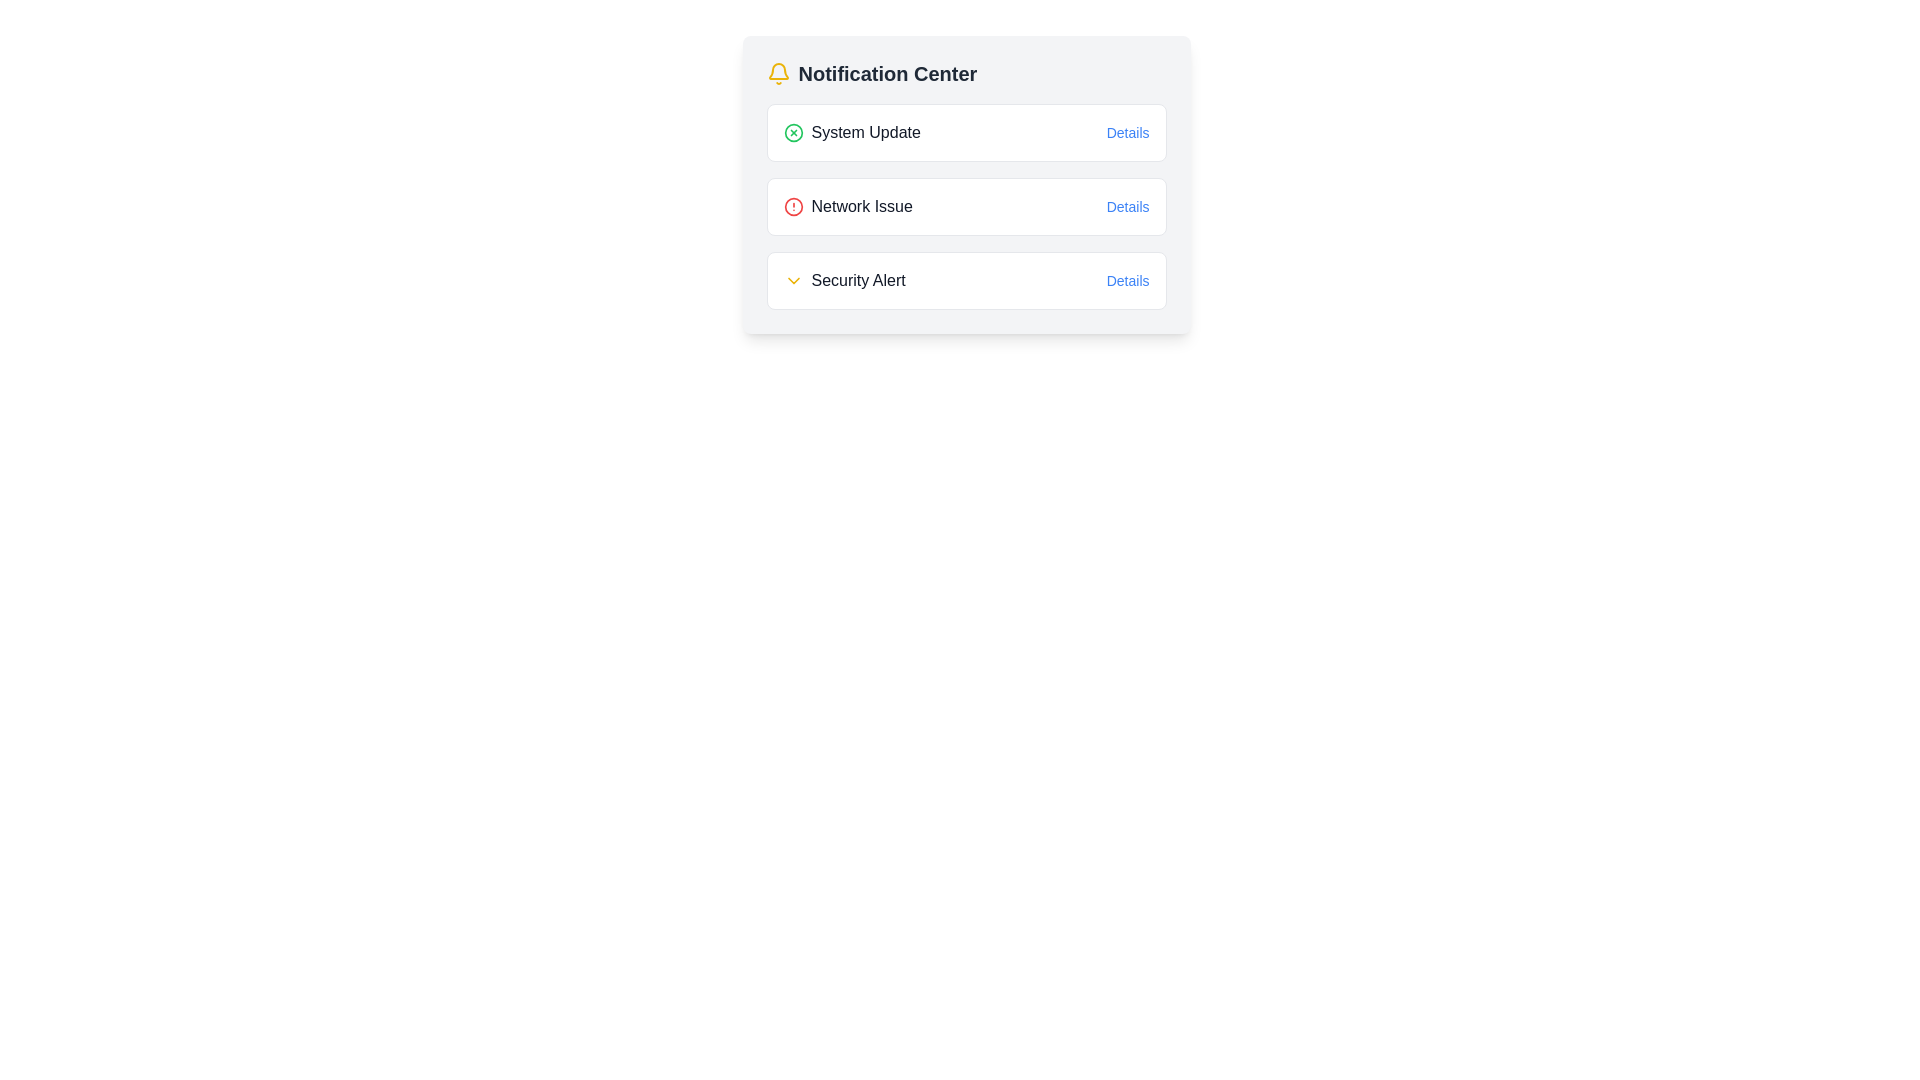 The height and width of the screenshot is (1080, 1920). Describe the element at coordinates (858, 281) in the screenshot. I see `the 'Security Alert' text label in the Notification Center, which is the third item in the notification list` at that location.